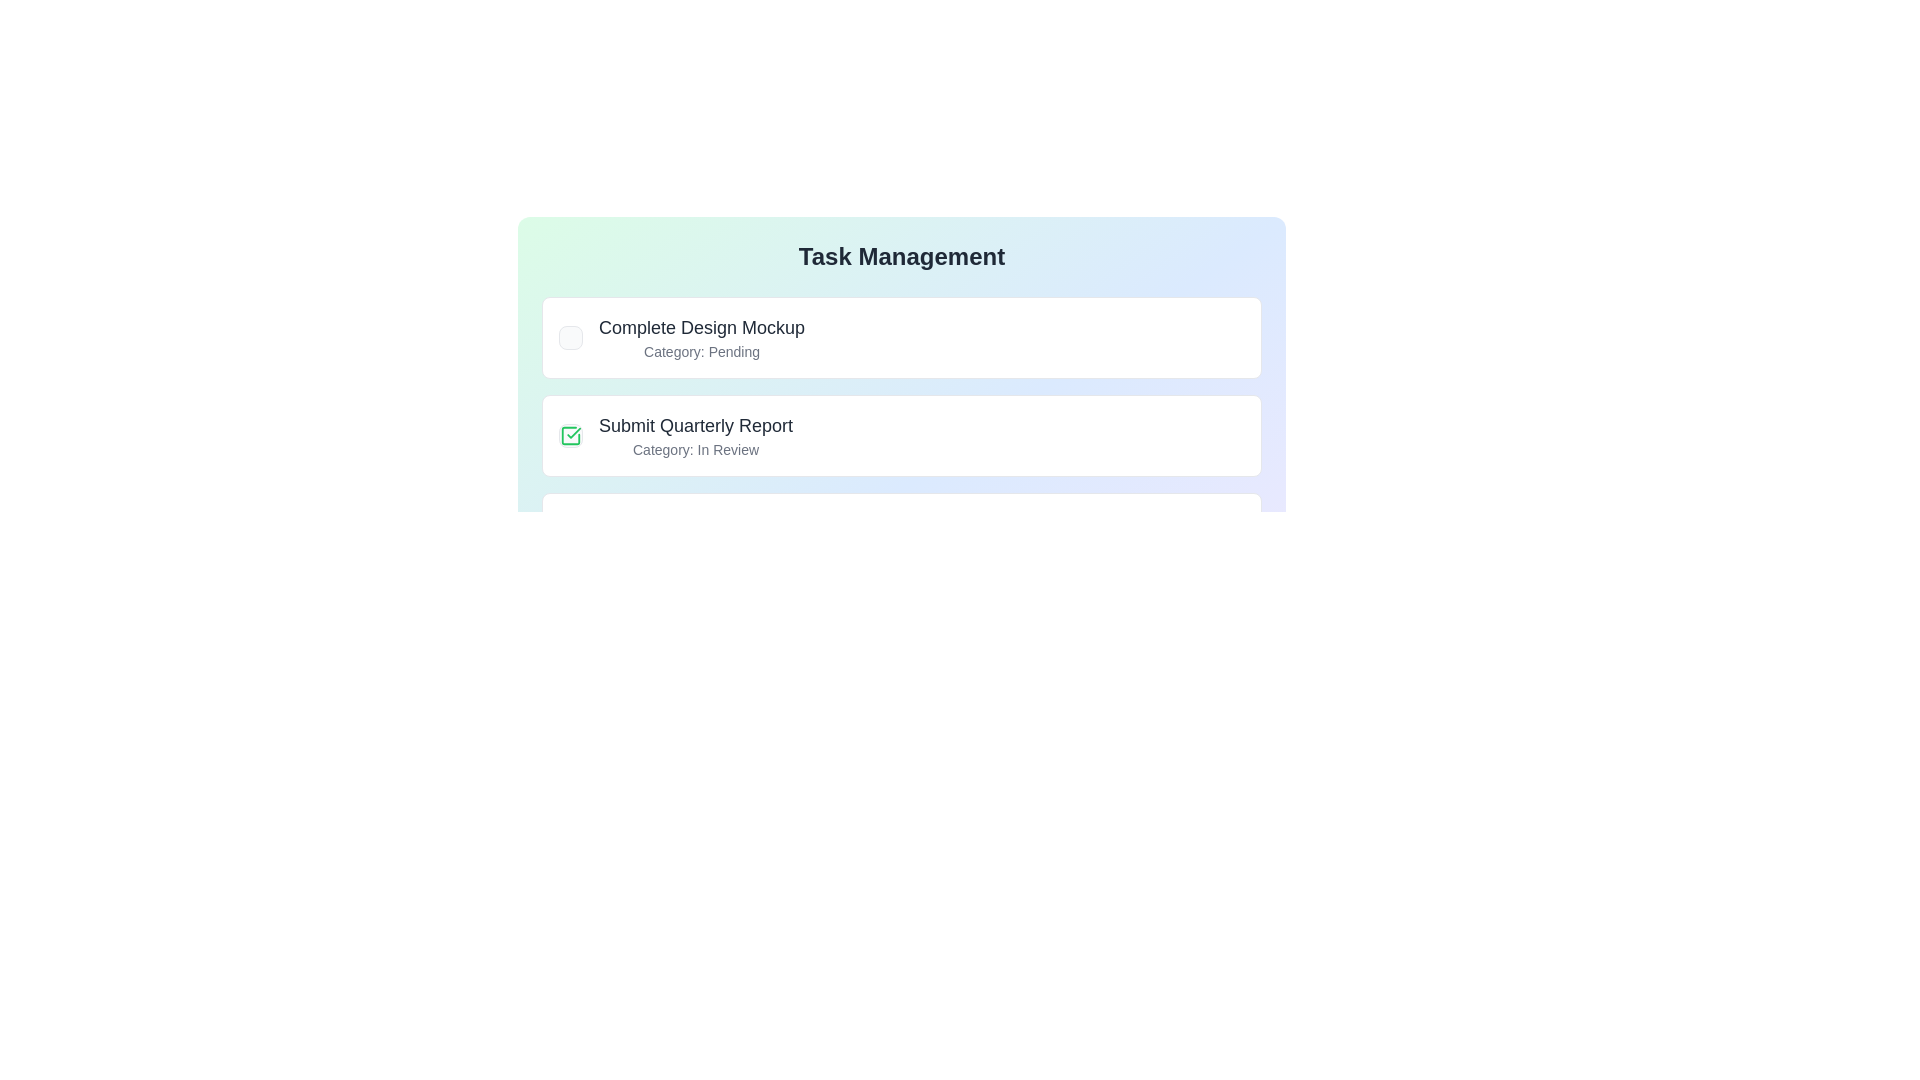  What do you see at coordinates (570, 434) in the screenshot?
I see `the checkbox with a green checkmark icon located to the left of the 'Submit Quarterly Report' title` at bounding box center [570, 434].